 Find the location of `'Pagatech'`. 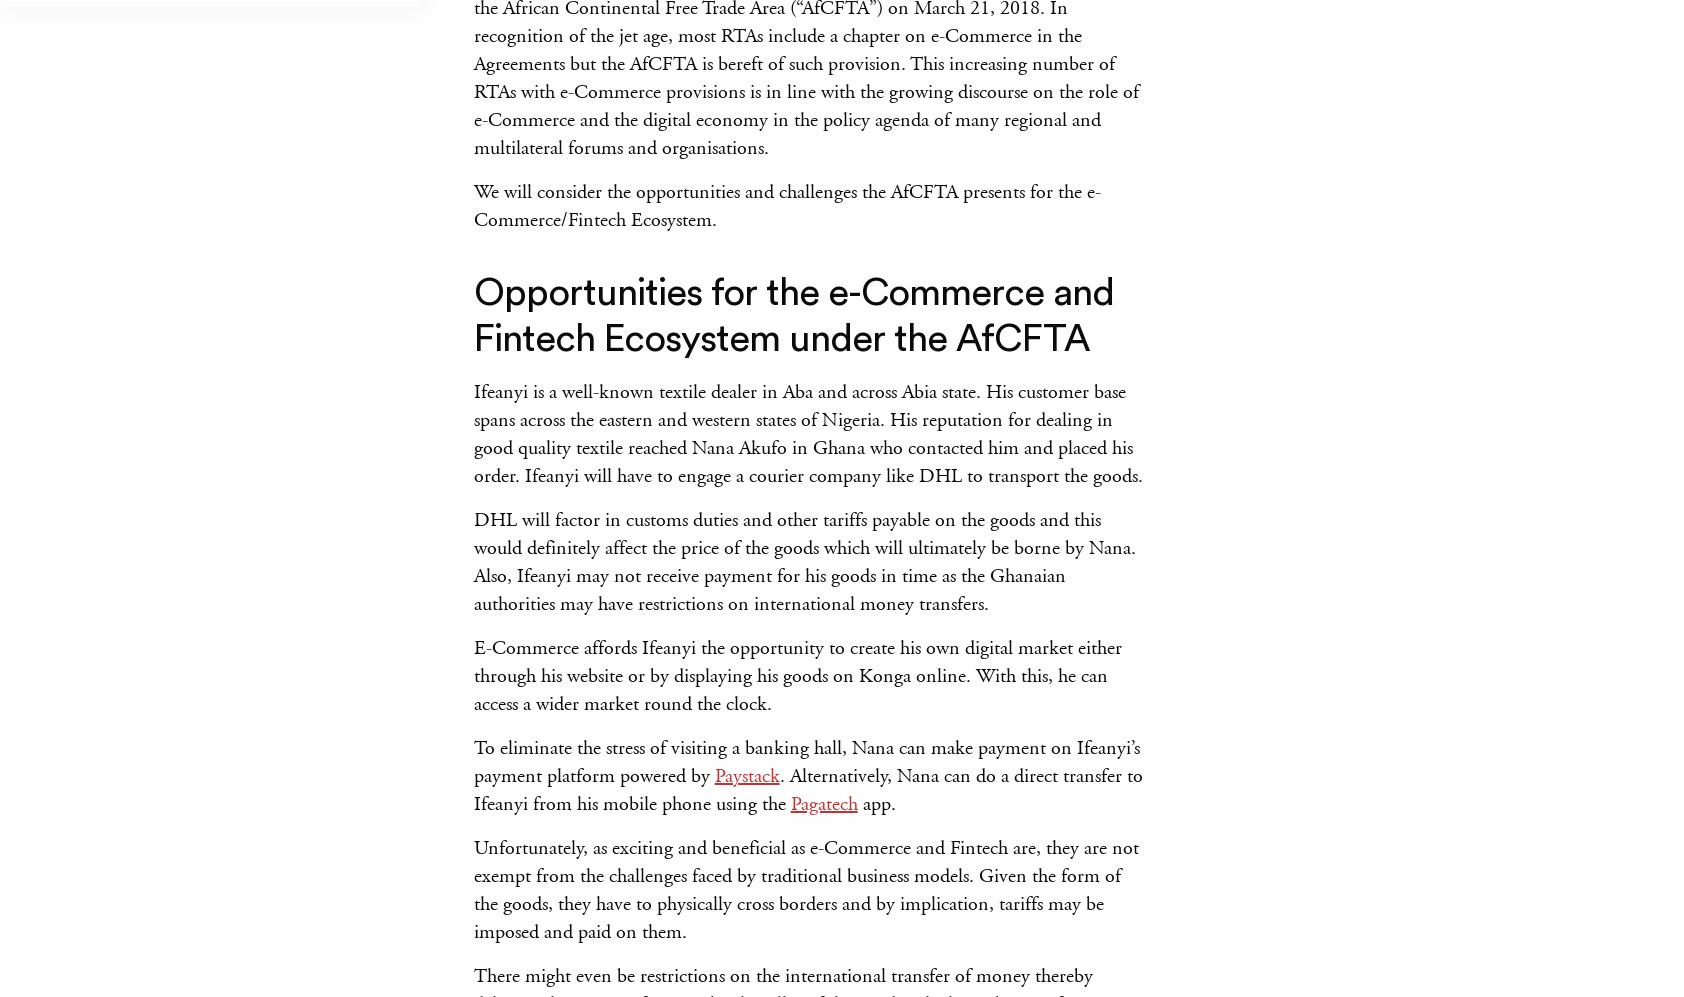

'Pagatech' is located at coordinates (823, 802).